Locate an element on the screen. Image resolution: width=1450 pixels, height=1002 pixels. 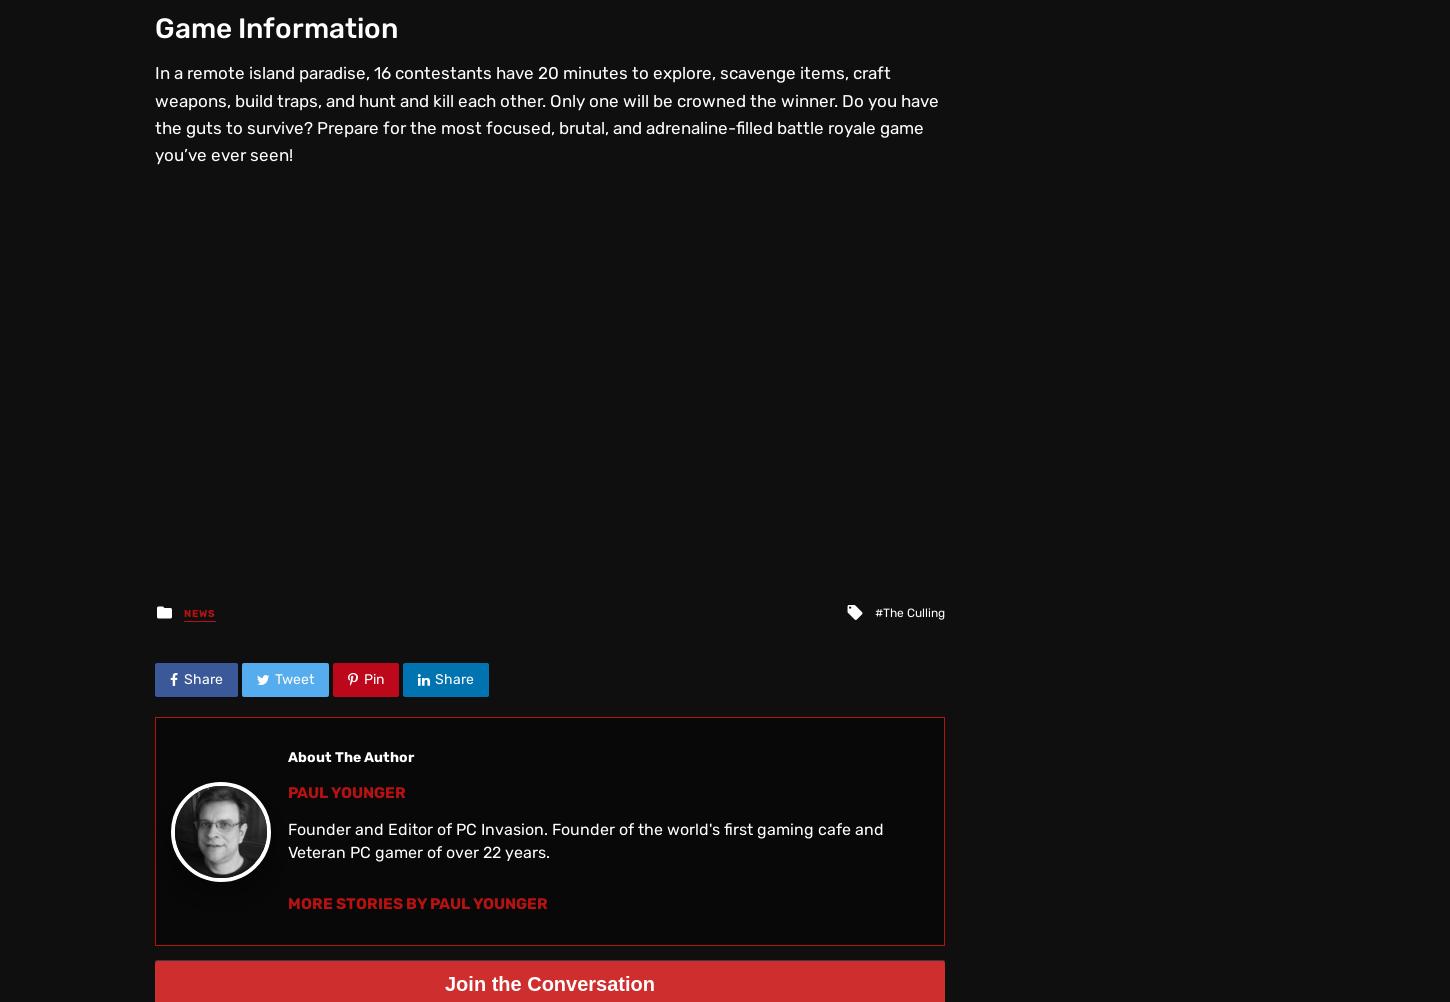
'Tweet' is located at coordinates (294, 678).